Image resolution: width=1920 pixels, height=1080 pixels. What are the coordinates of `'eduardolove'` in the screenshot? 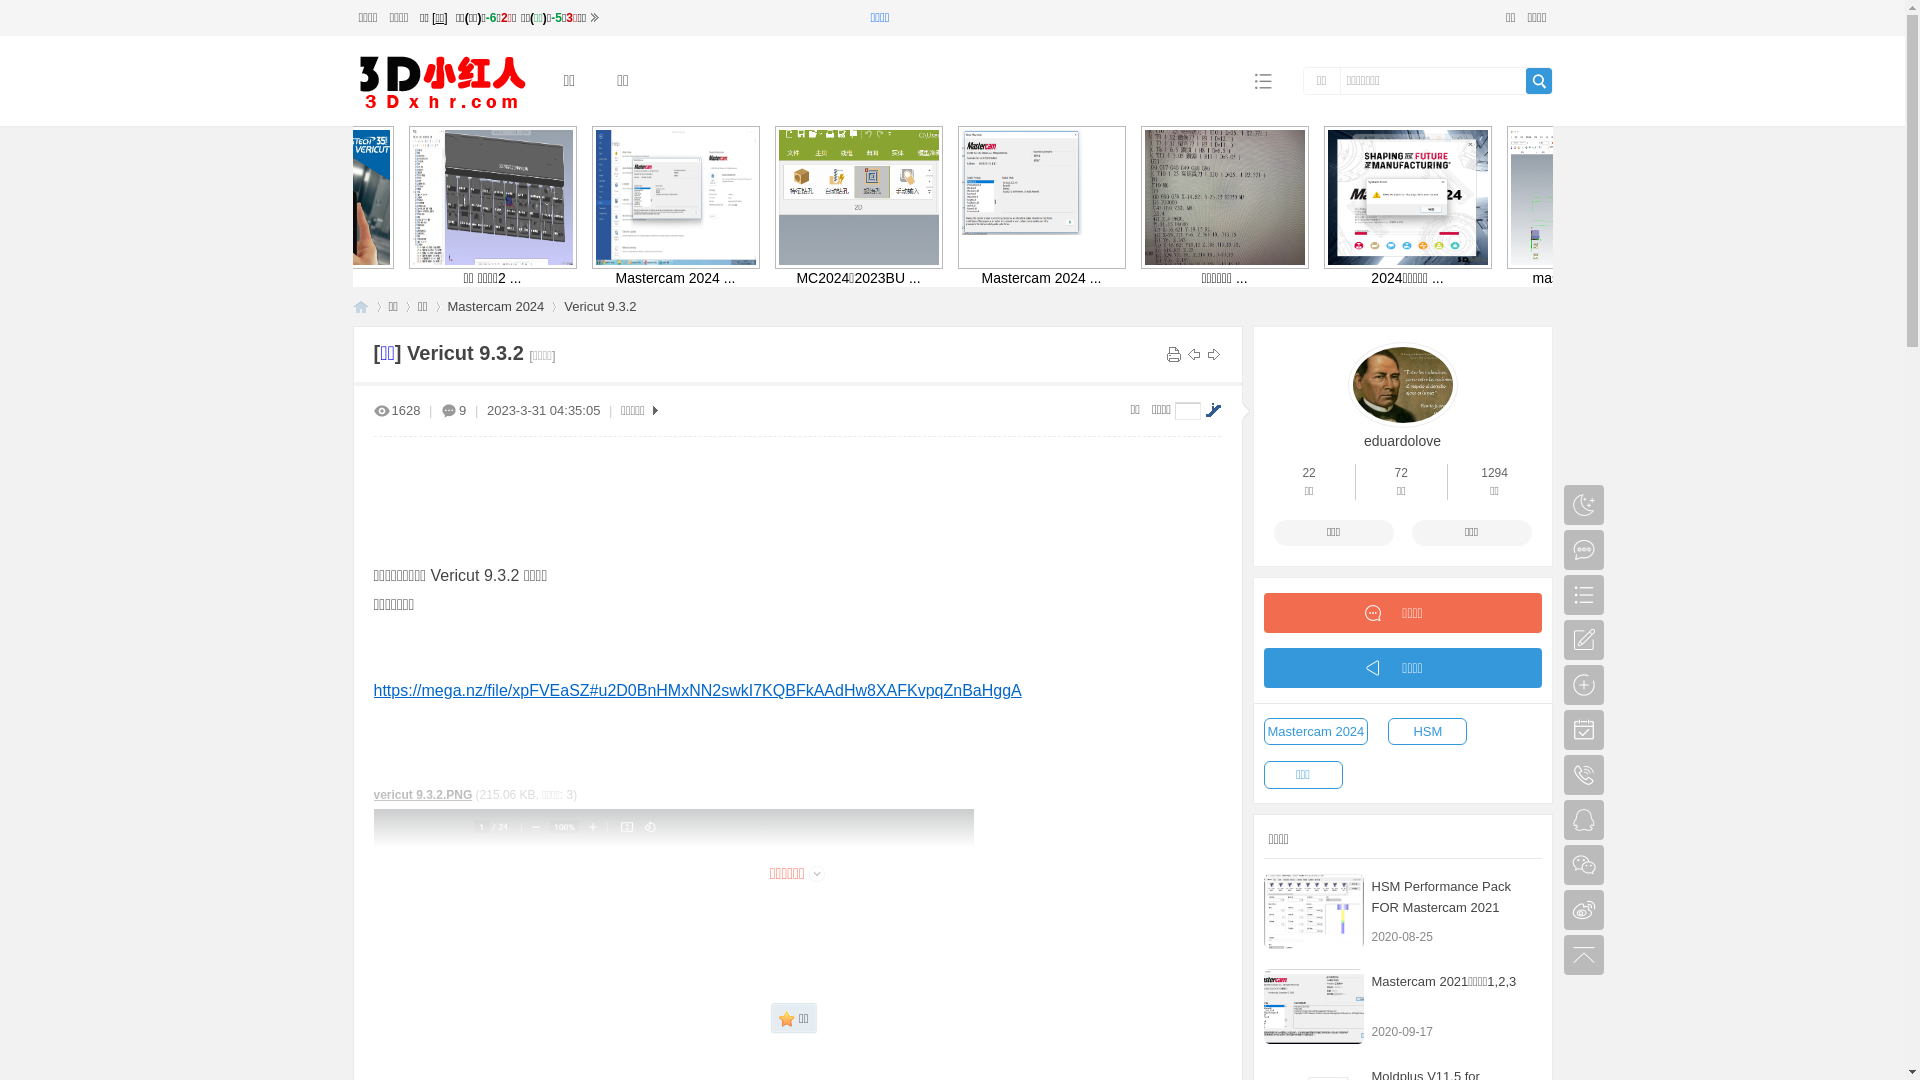 It's located at (1401, 438).